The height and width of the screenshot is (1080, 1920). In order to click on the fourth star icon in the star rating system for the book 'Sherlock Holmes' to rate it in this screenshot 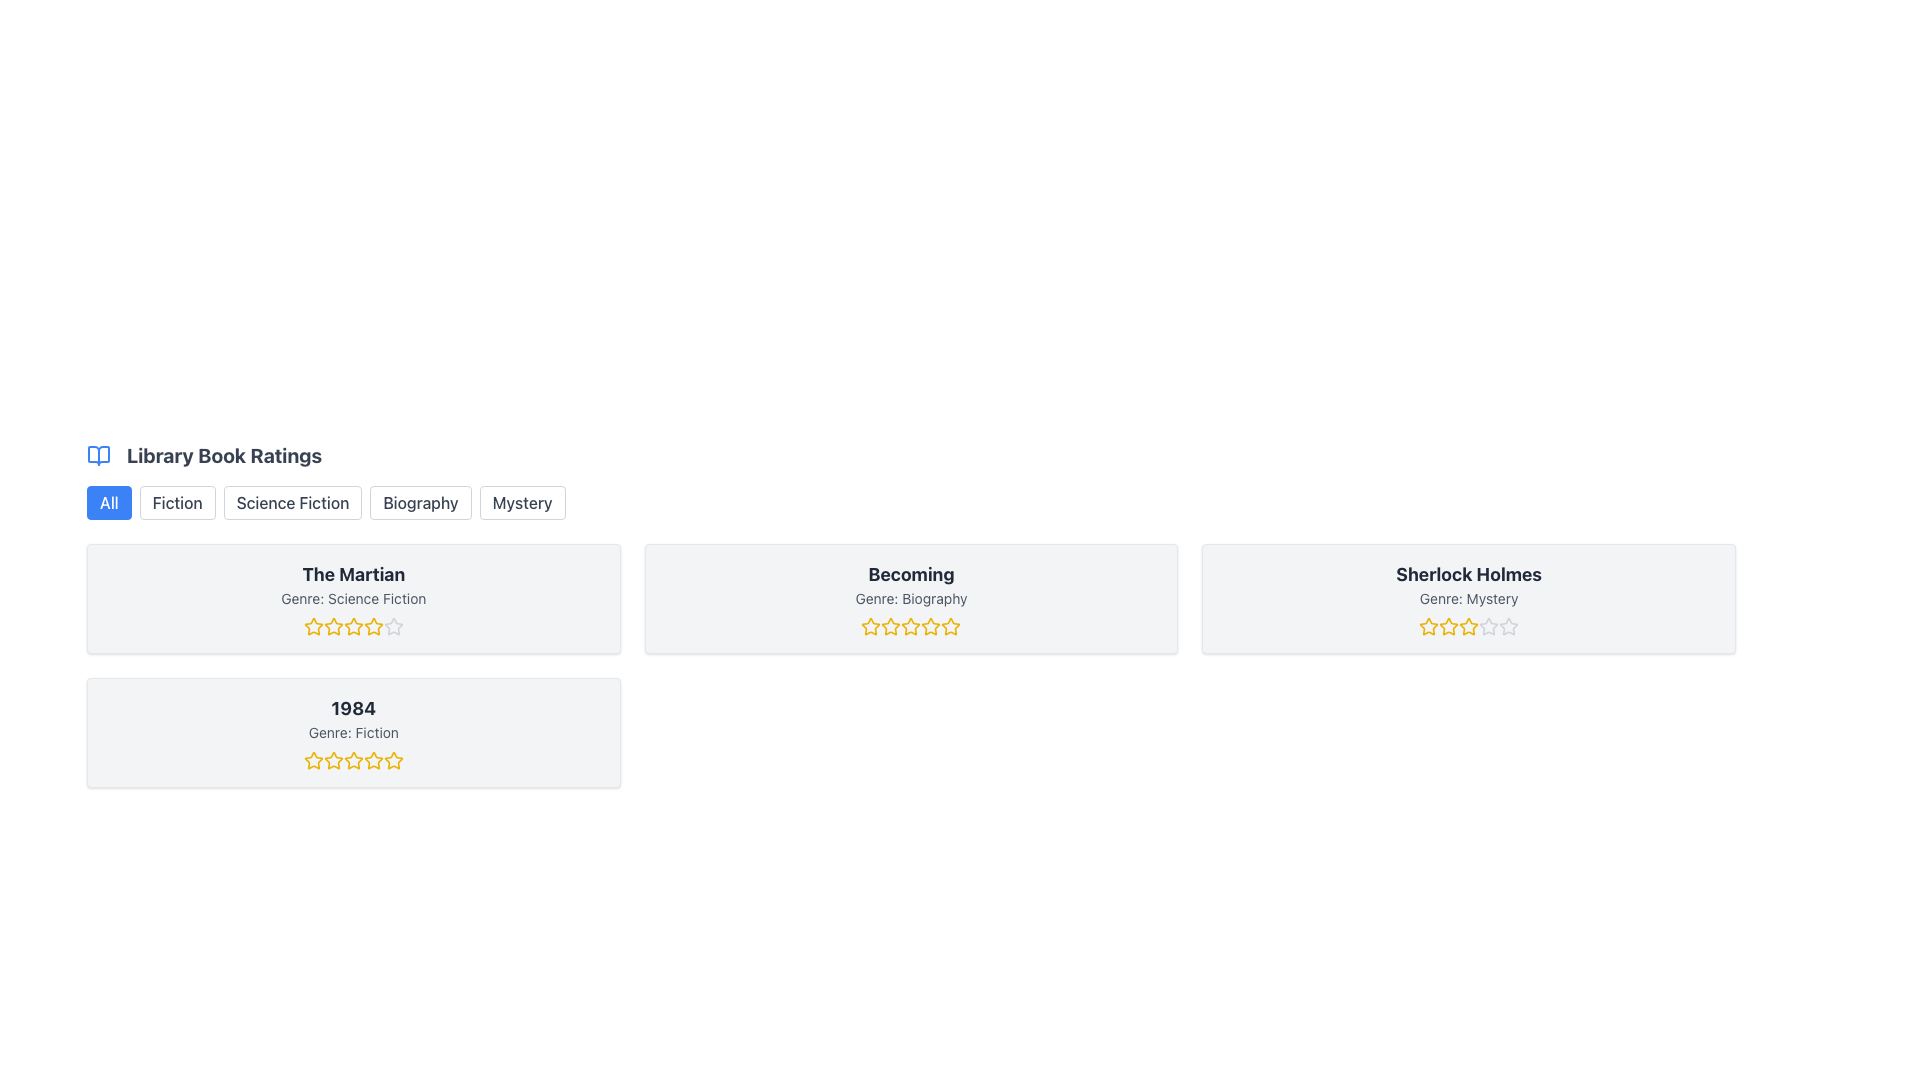, I will do `click(1469, 626)`.